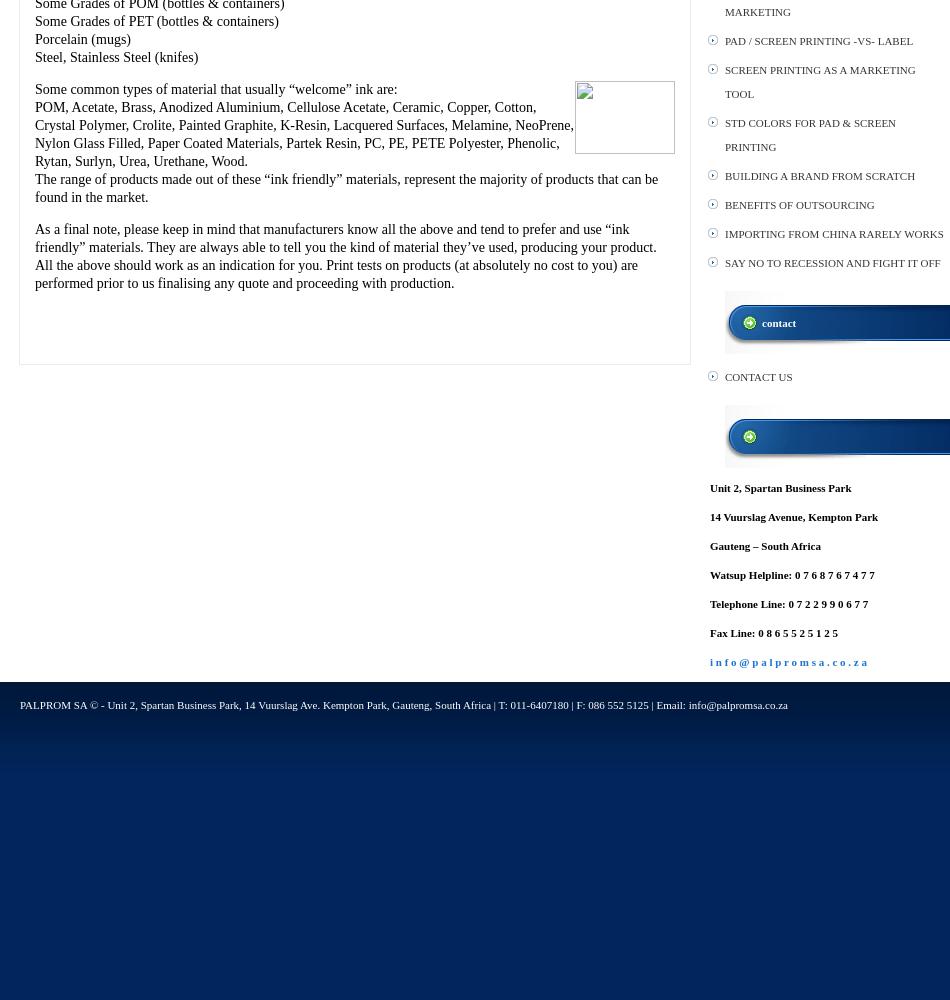 The height and width of the screenshot is (1000, 950). I want to click on 'SAY NO TO RECESSION AND FIGHT IT OFF', so click(831, 263).